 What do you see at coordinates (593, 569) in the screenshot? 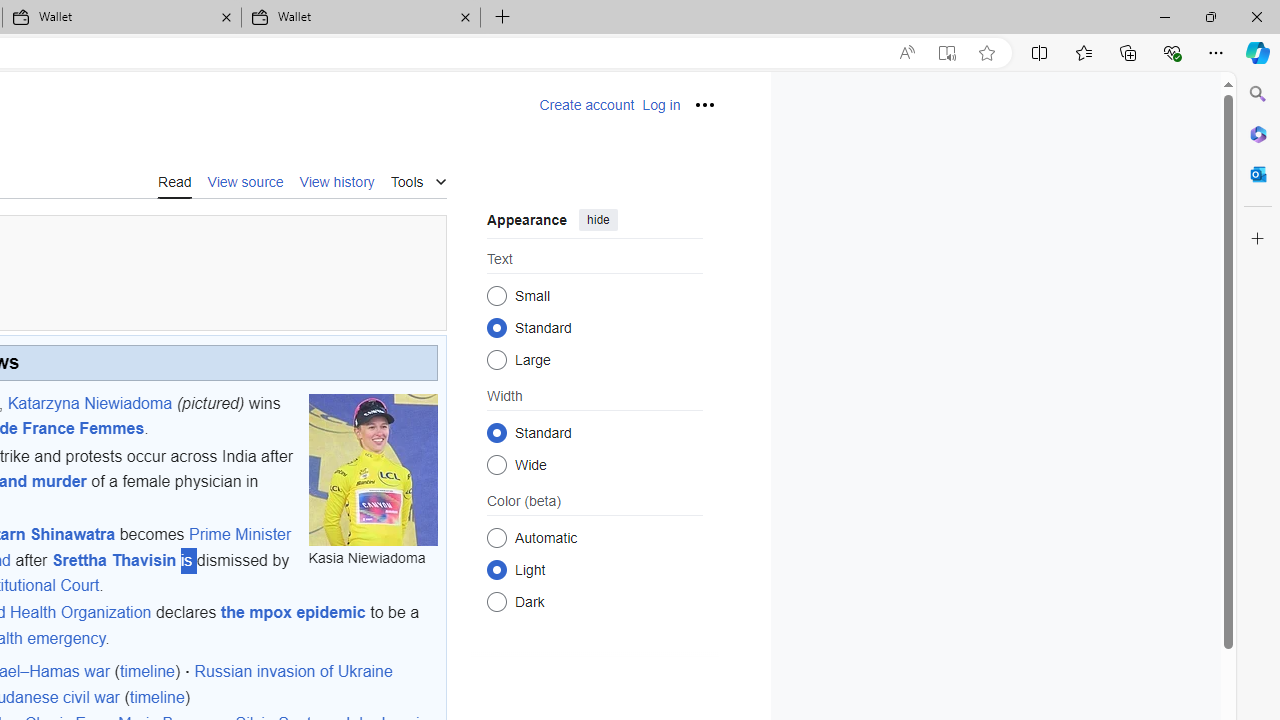
I see `'Class: mw-list-item mw-list-item-js'` at bounding box center [593, 569].